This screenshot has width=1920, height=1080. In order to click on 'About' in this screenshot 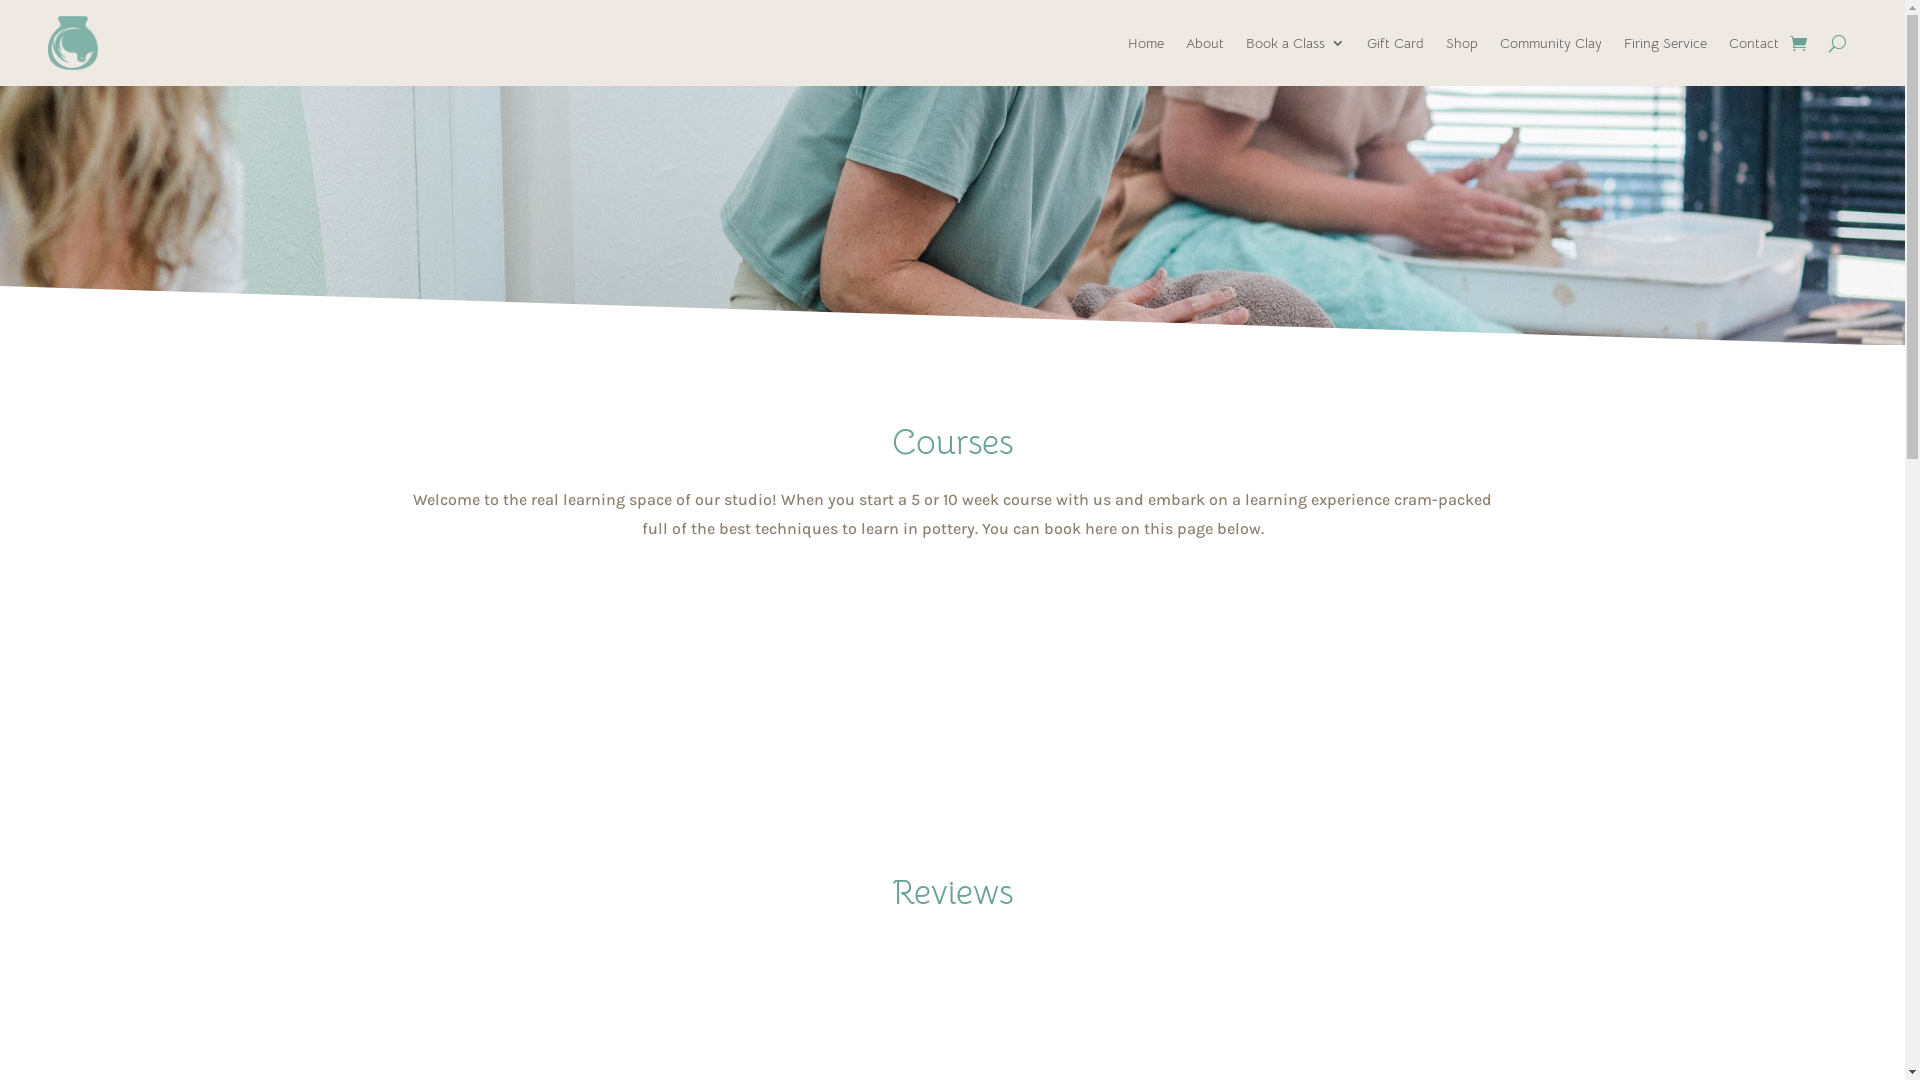, I will do `click(1185, 42)`.